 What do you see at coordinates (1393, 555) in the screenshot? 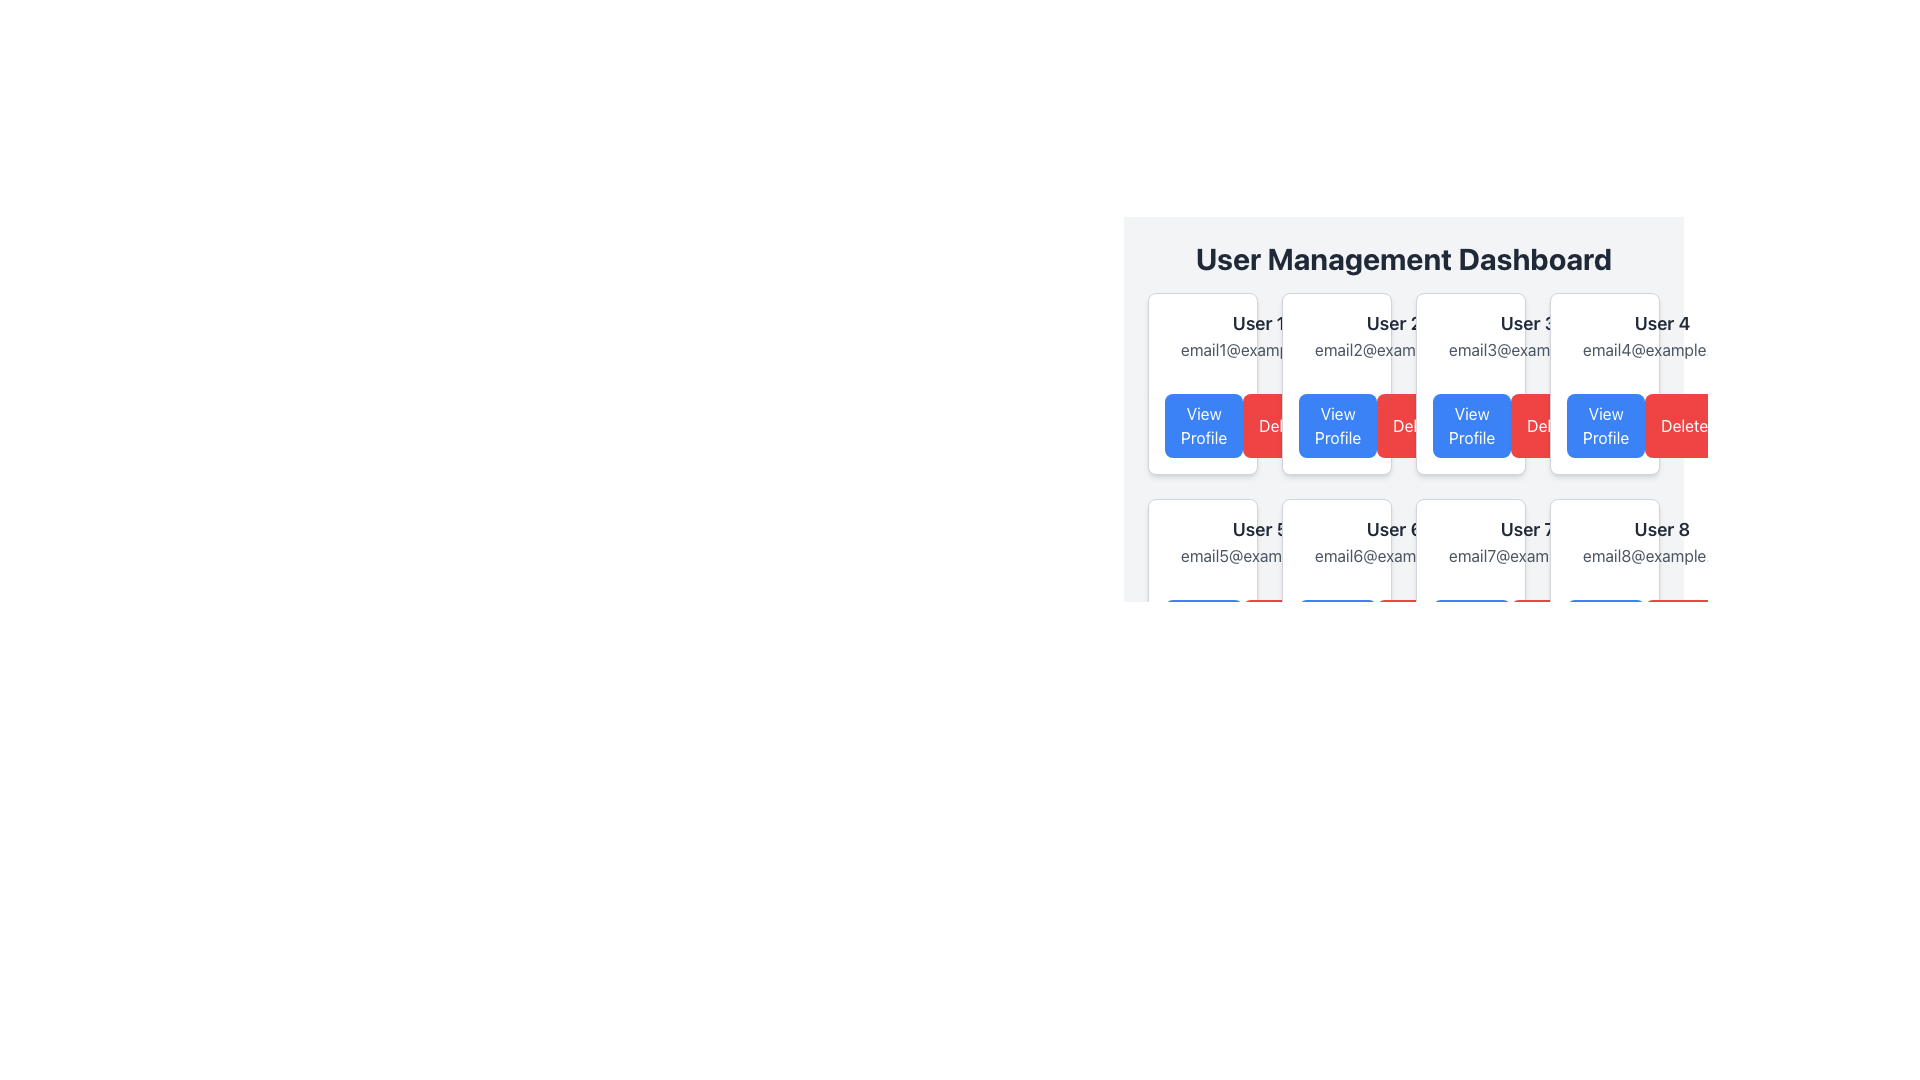
I see `email address text 'email6@example.com' located beneath the label 'User 6' in the User Management Dashboard` at bounding box center [1393, 555].